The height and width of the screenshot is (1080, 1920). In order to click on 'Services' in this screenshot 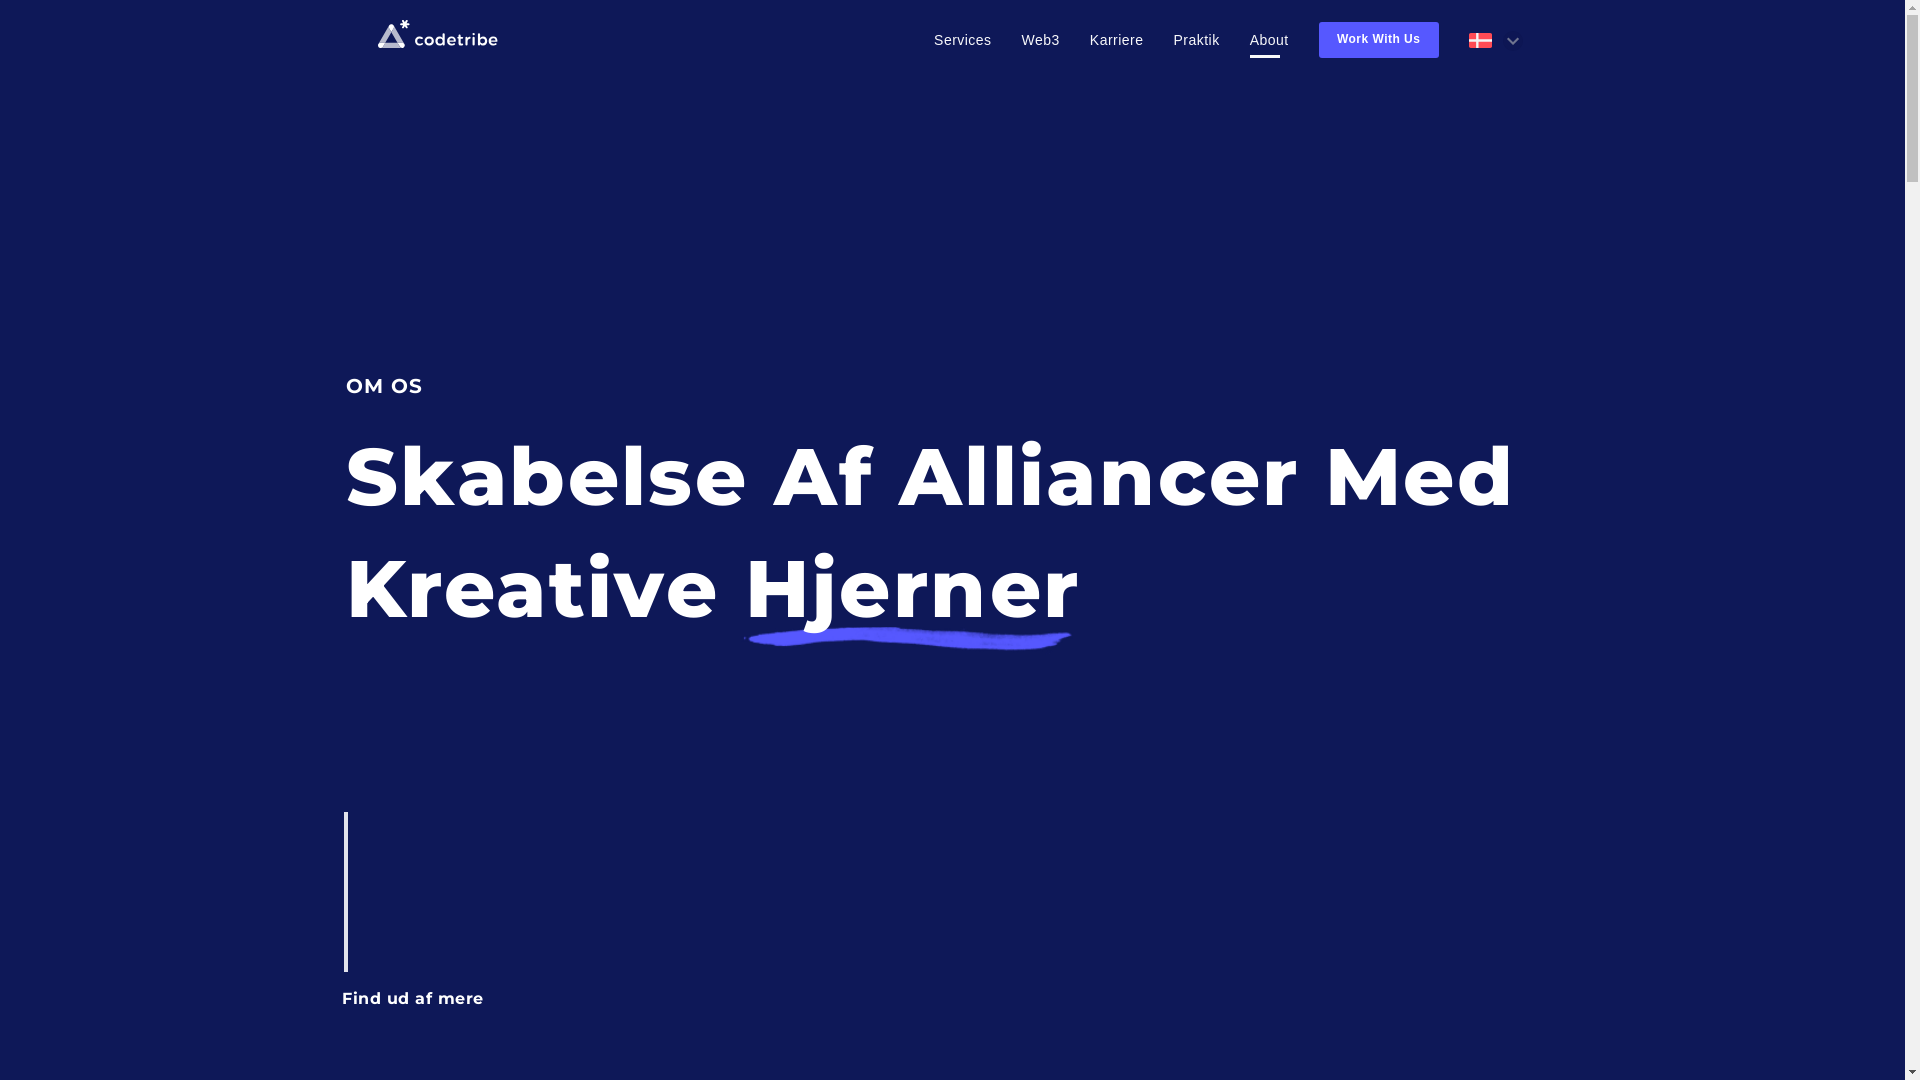, I will do `click(933, 39)`.